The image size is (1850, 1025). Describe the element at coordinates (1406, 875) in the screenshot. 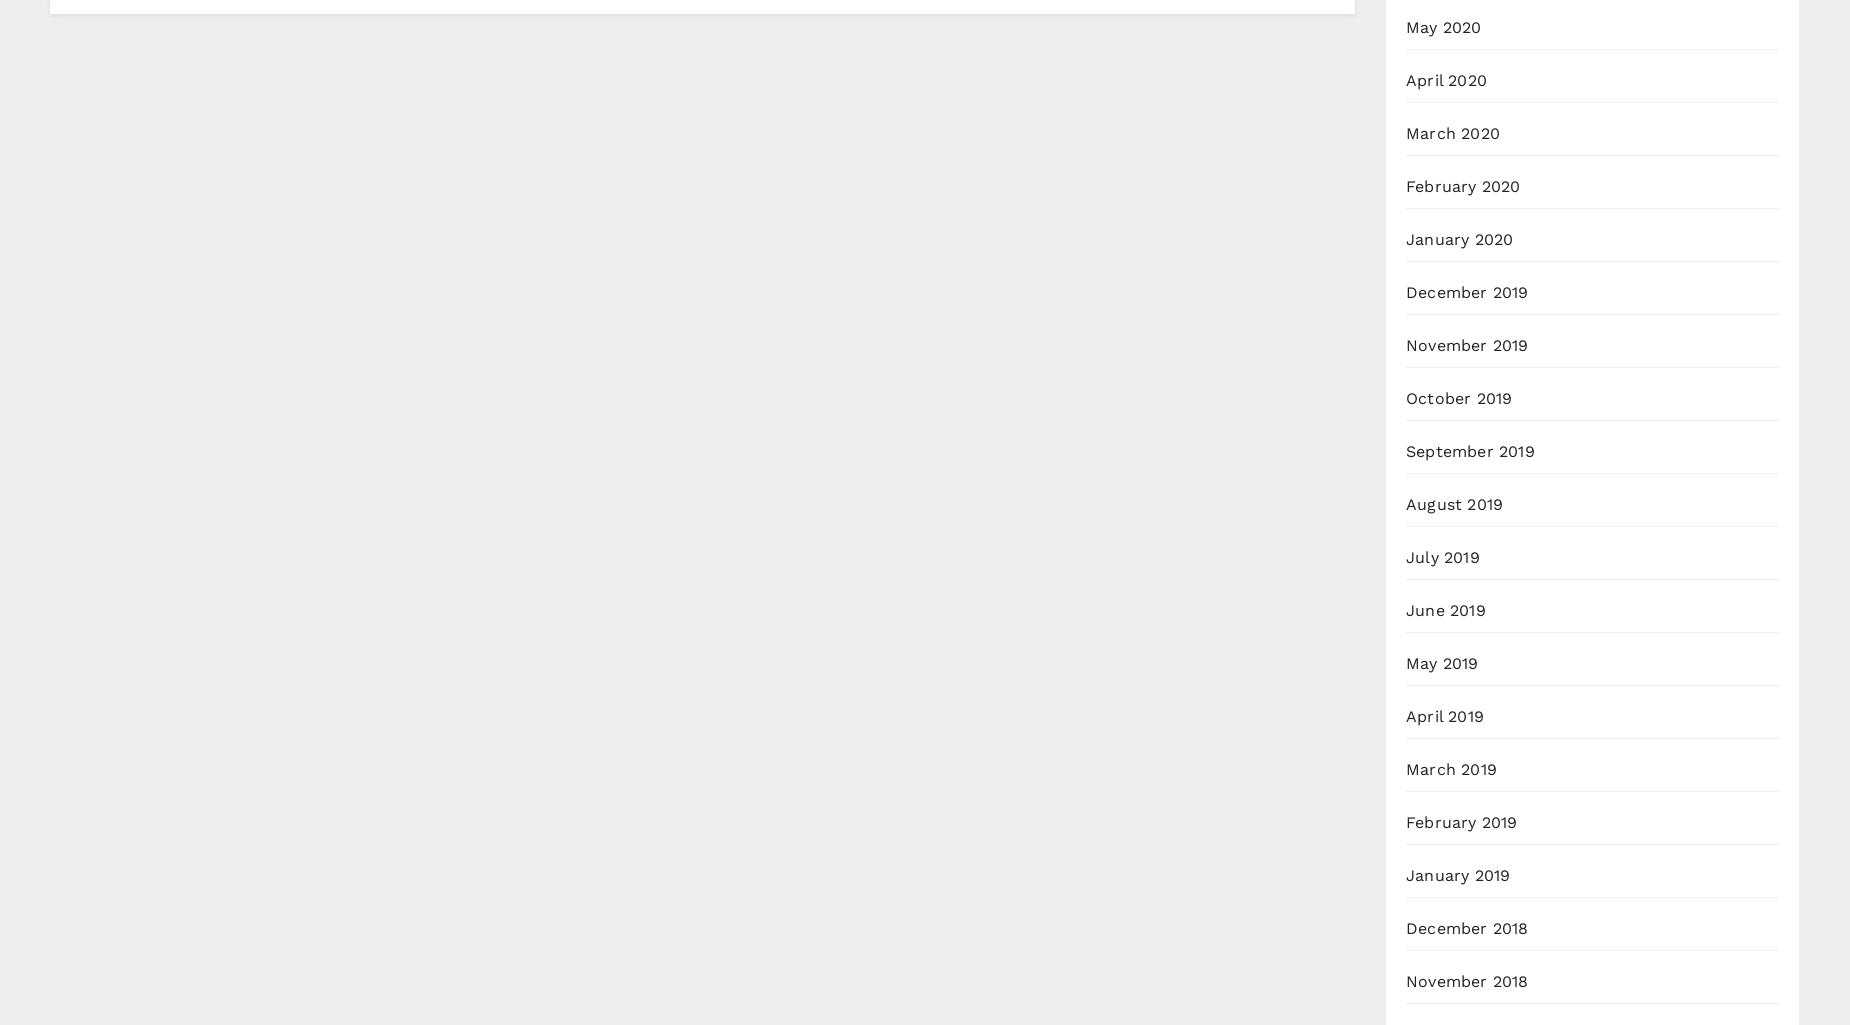

I see `'January 2019'` at that location.